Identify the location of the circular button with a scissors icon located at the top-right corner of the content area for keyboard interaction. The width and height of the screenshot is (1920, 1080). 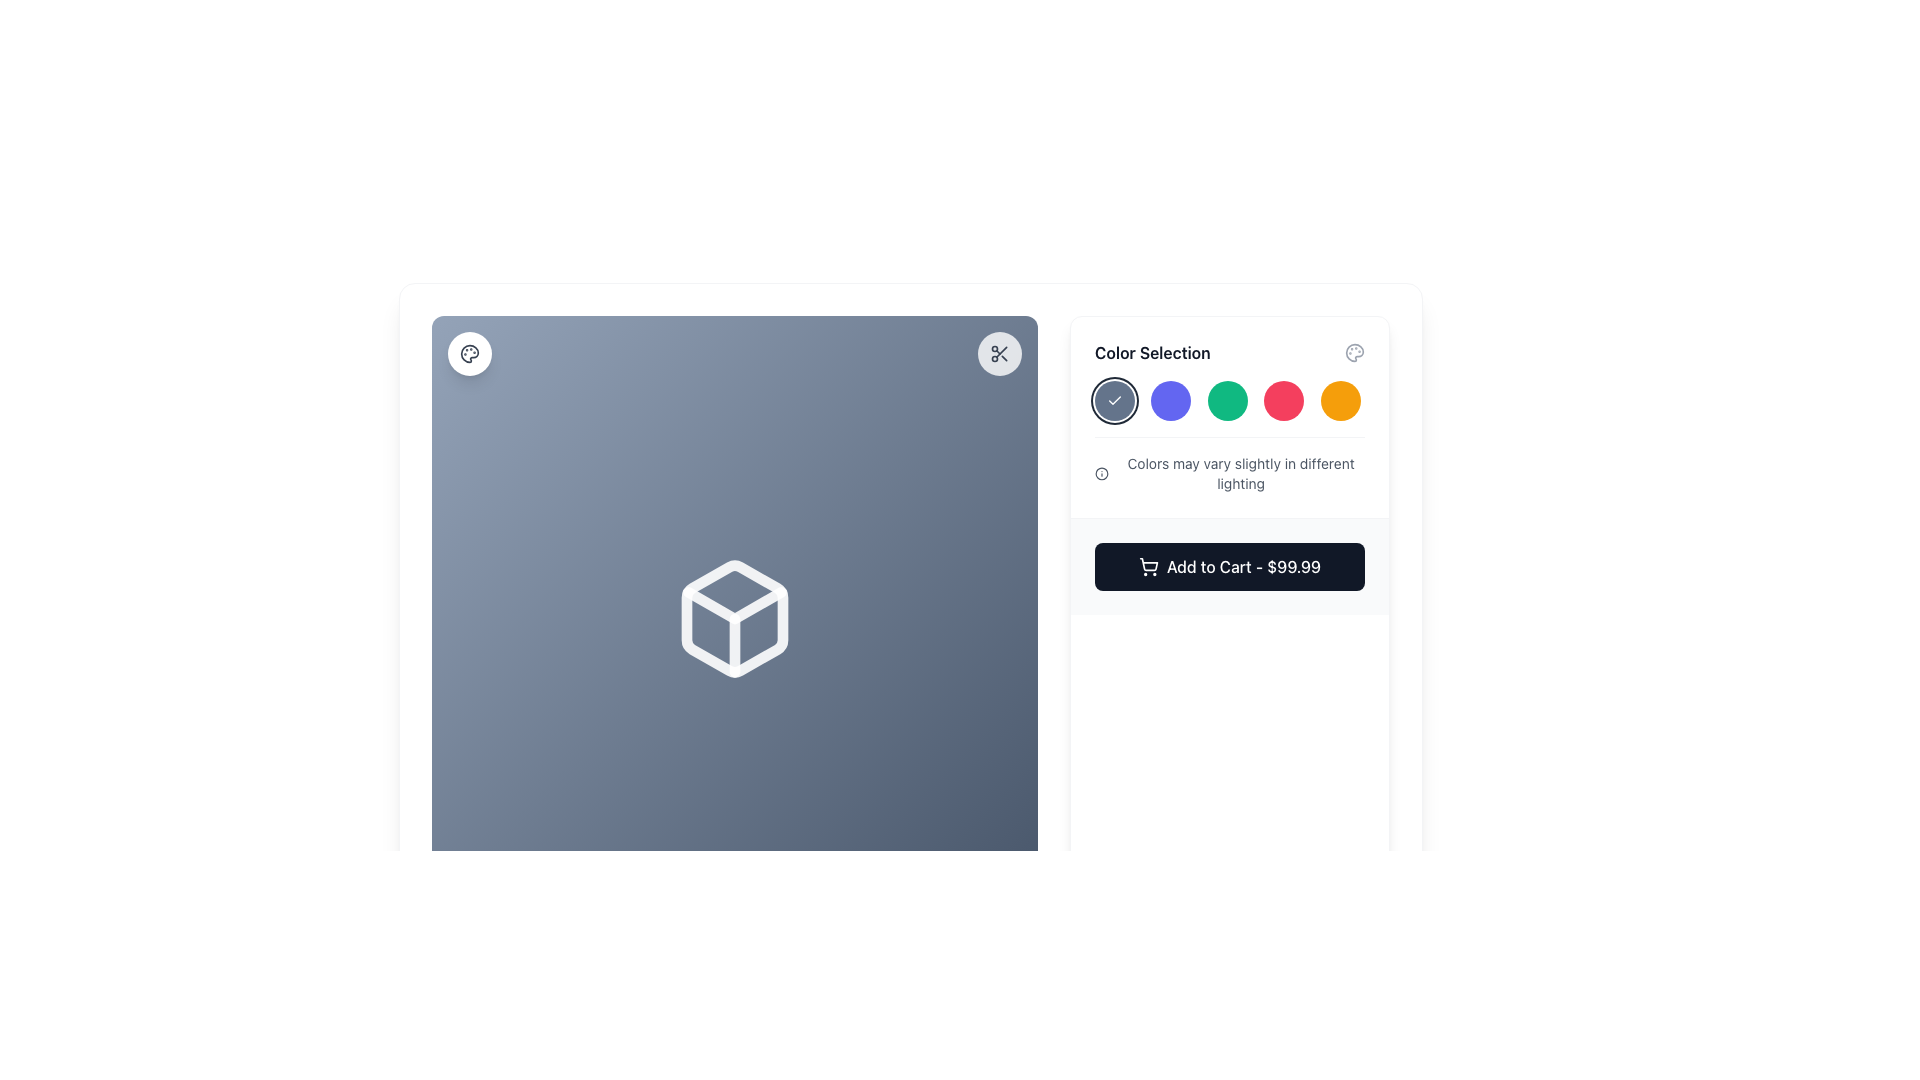
(999, 353).